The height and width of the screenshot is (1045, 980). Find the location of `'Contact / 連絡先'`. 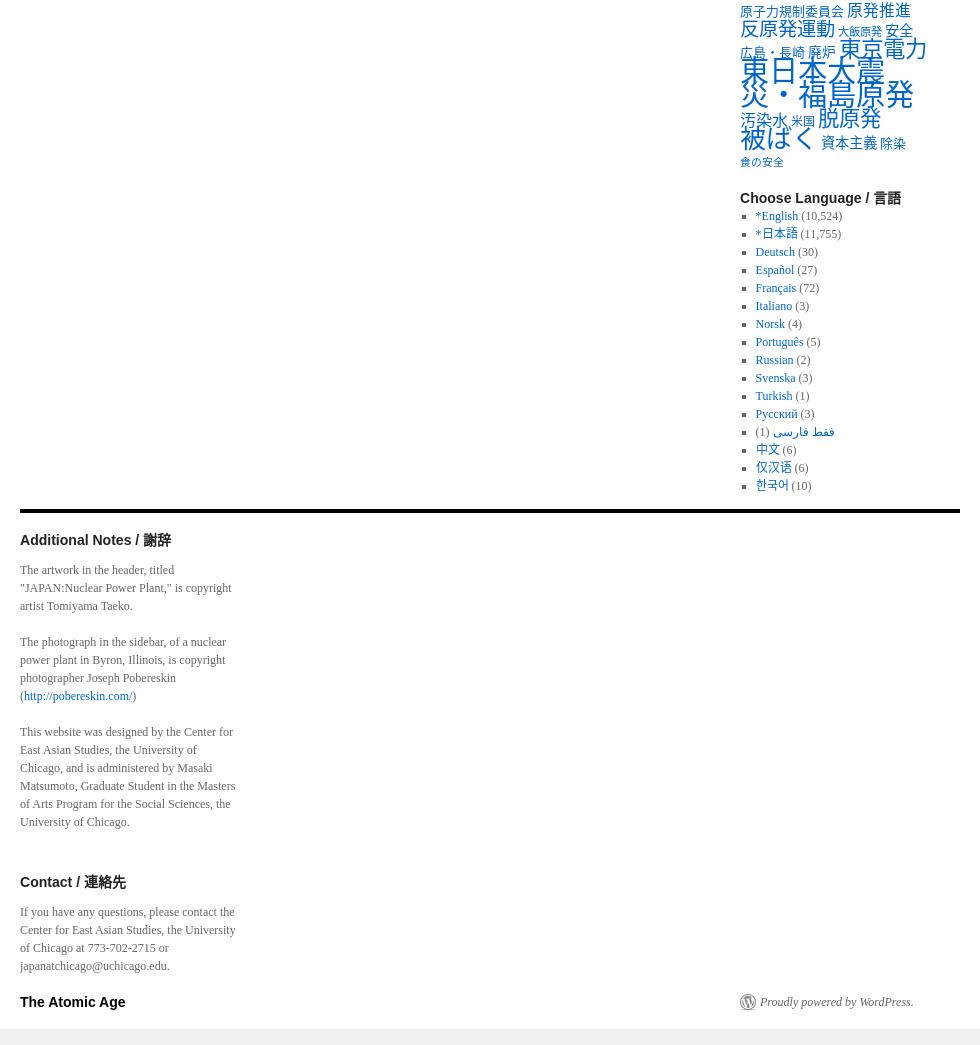

'Contact / 連絡先' is located at coordinates (19, 881).